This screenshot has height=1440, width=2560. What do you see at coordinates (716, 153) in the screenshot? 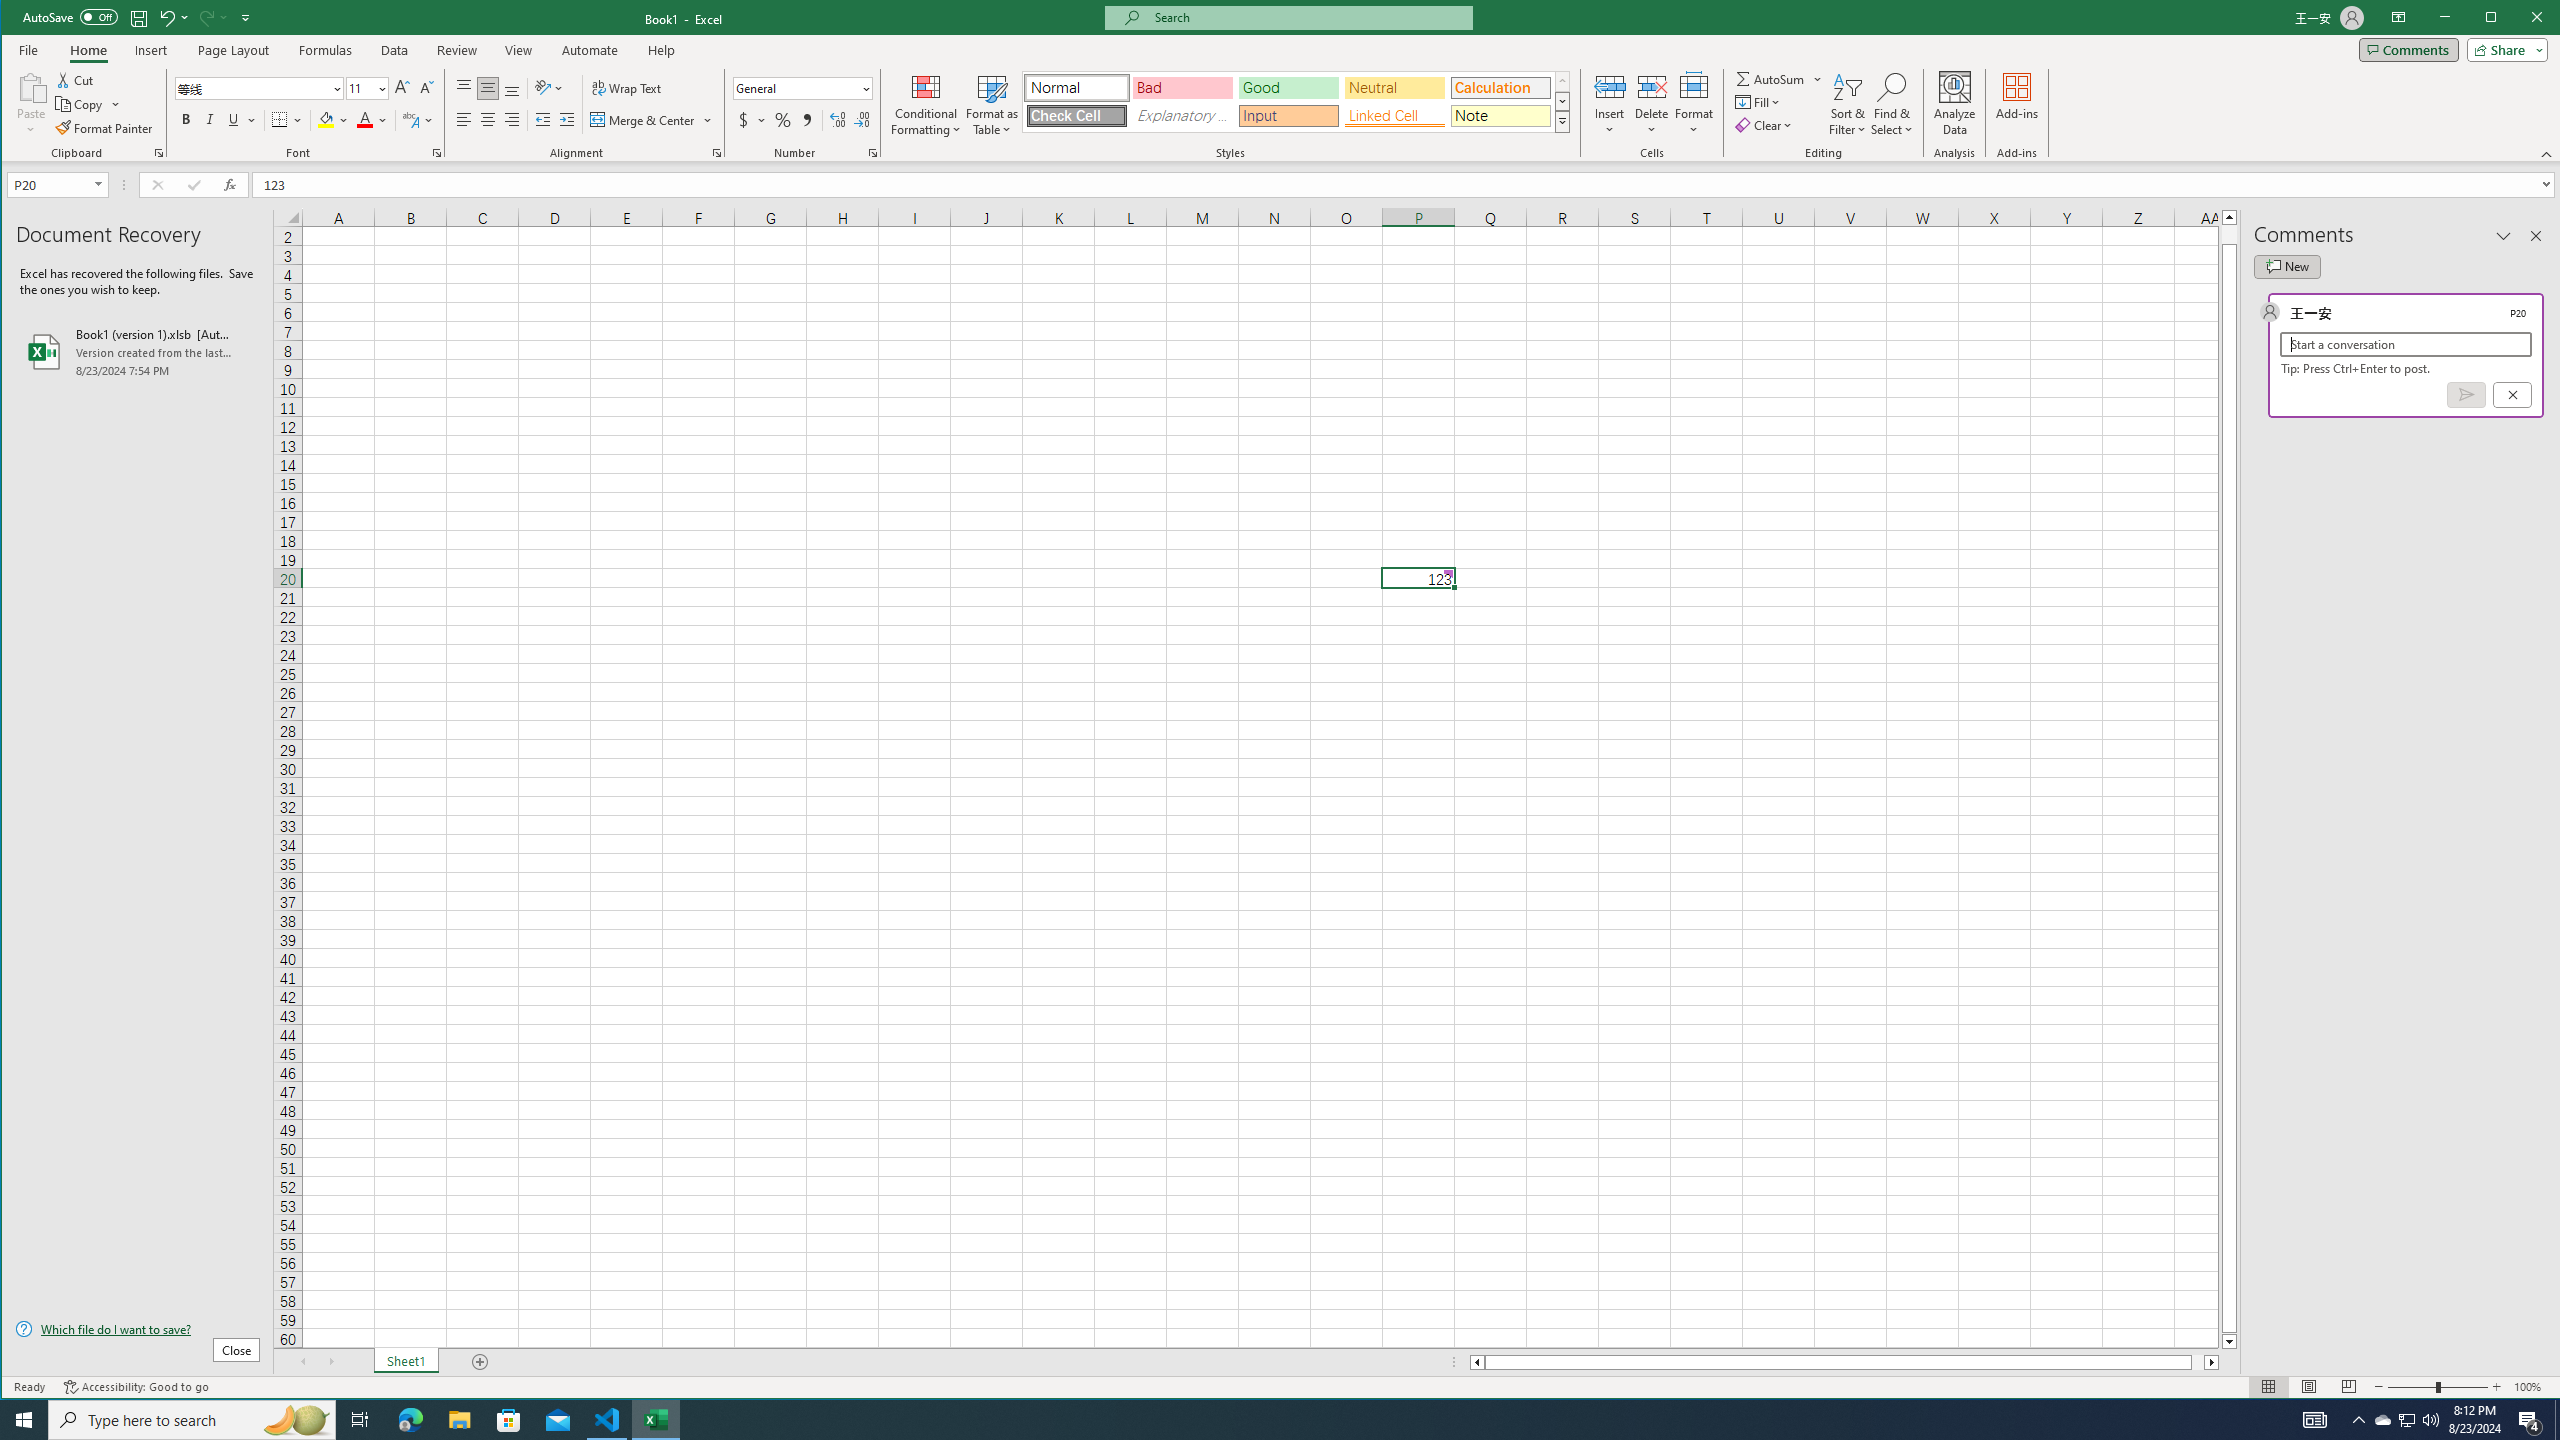
I see `'Format Cell Alignment'` at bounding box center [716, 153].